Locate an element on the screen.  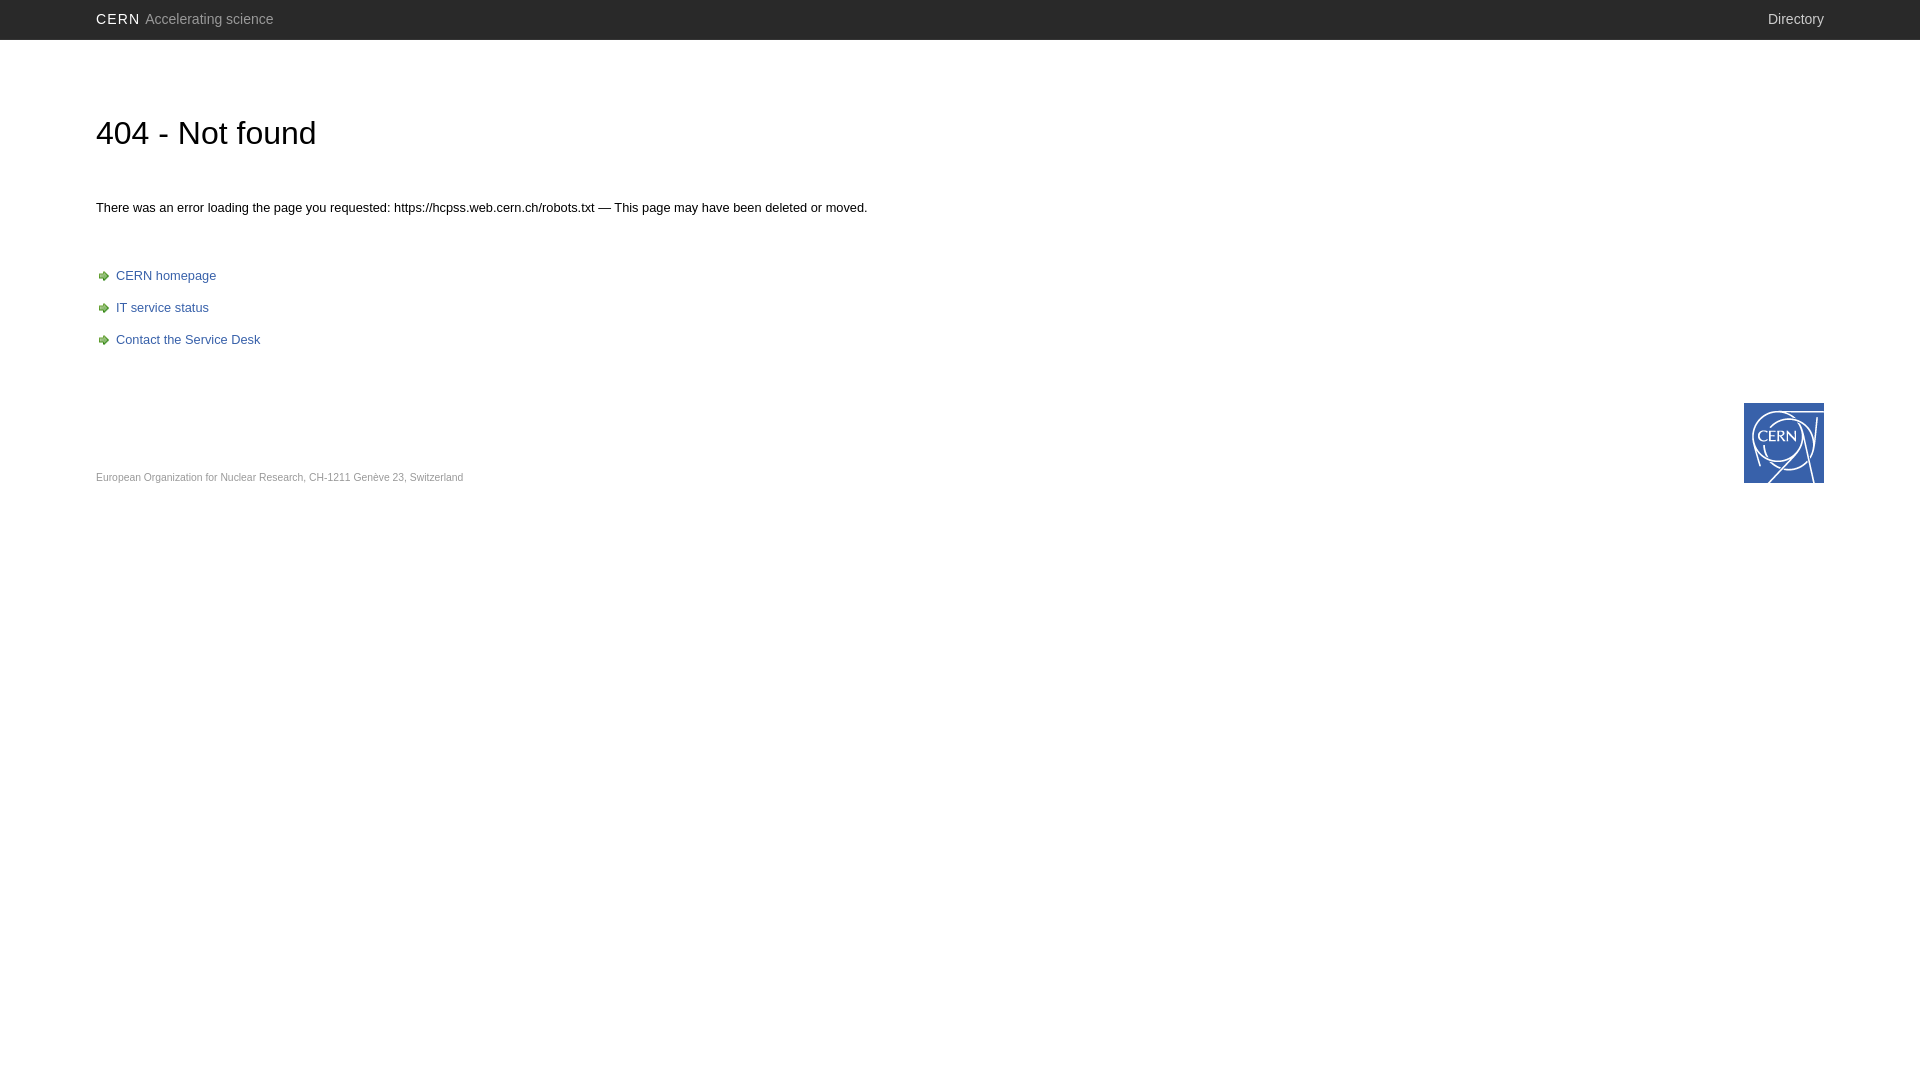
'CERN homepage' is located at coordinates (95, 275).